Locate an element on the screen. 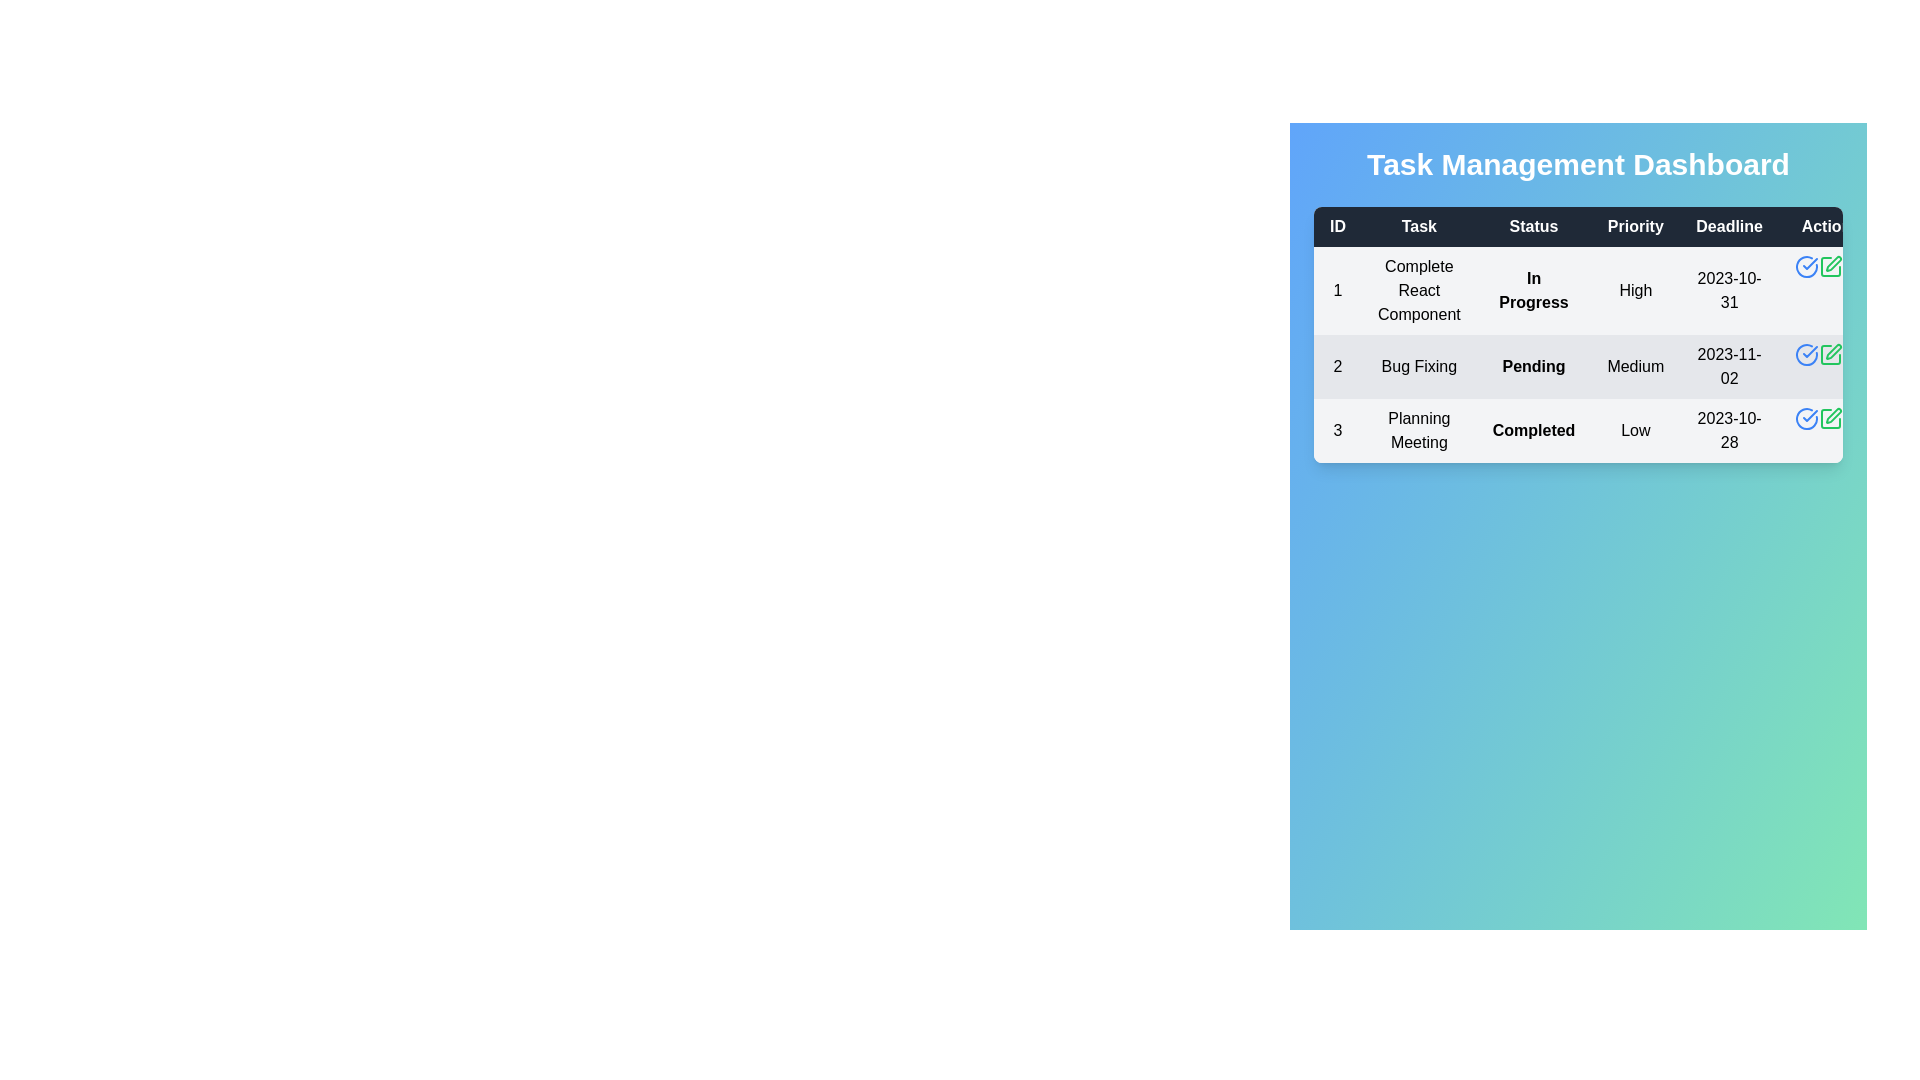 The image size is (1920, 1080). the edit button for task 1 is located at coordinates (1829, 265).